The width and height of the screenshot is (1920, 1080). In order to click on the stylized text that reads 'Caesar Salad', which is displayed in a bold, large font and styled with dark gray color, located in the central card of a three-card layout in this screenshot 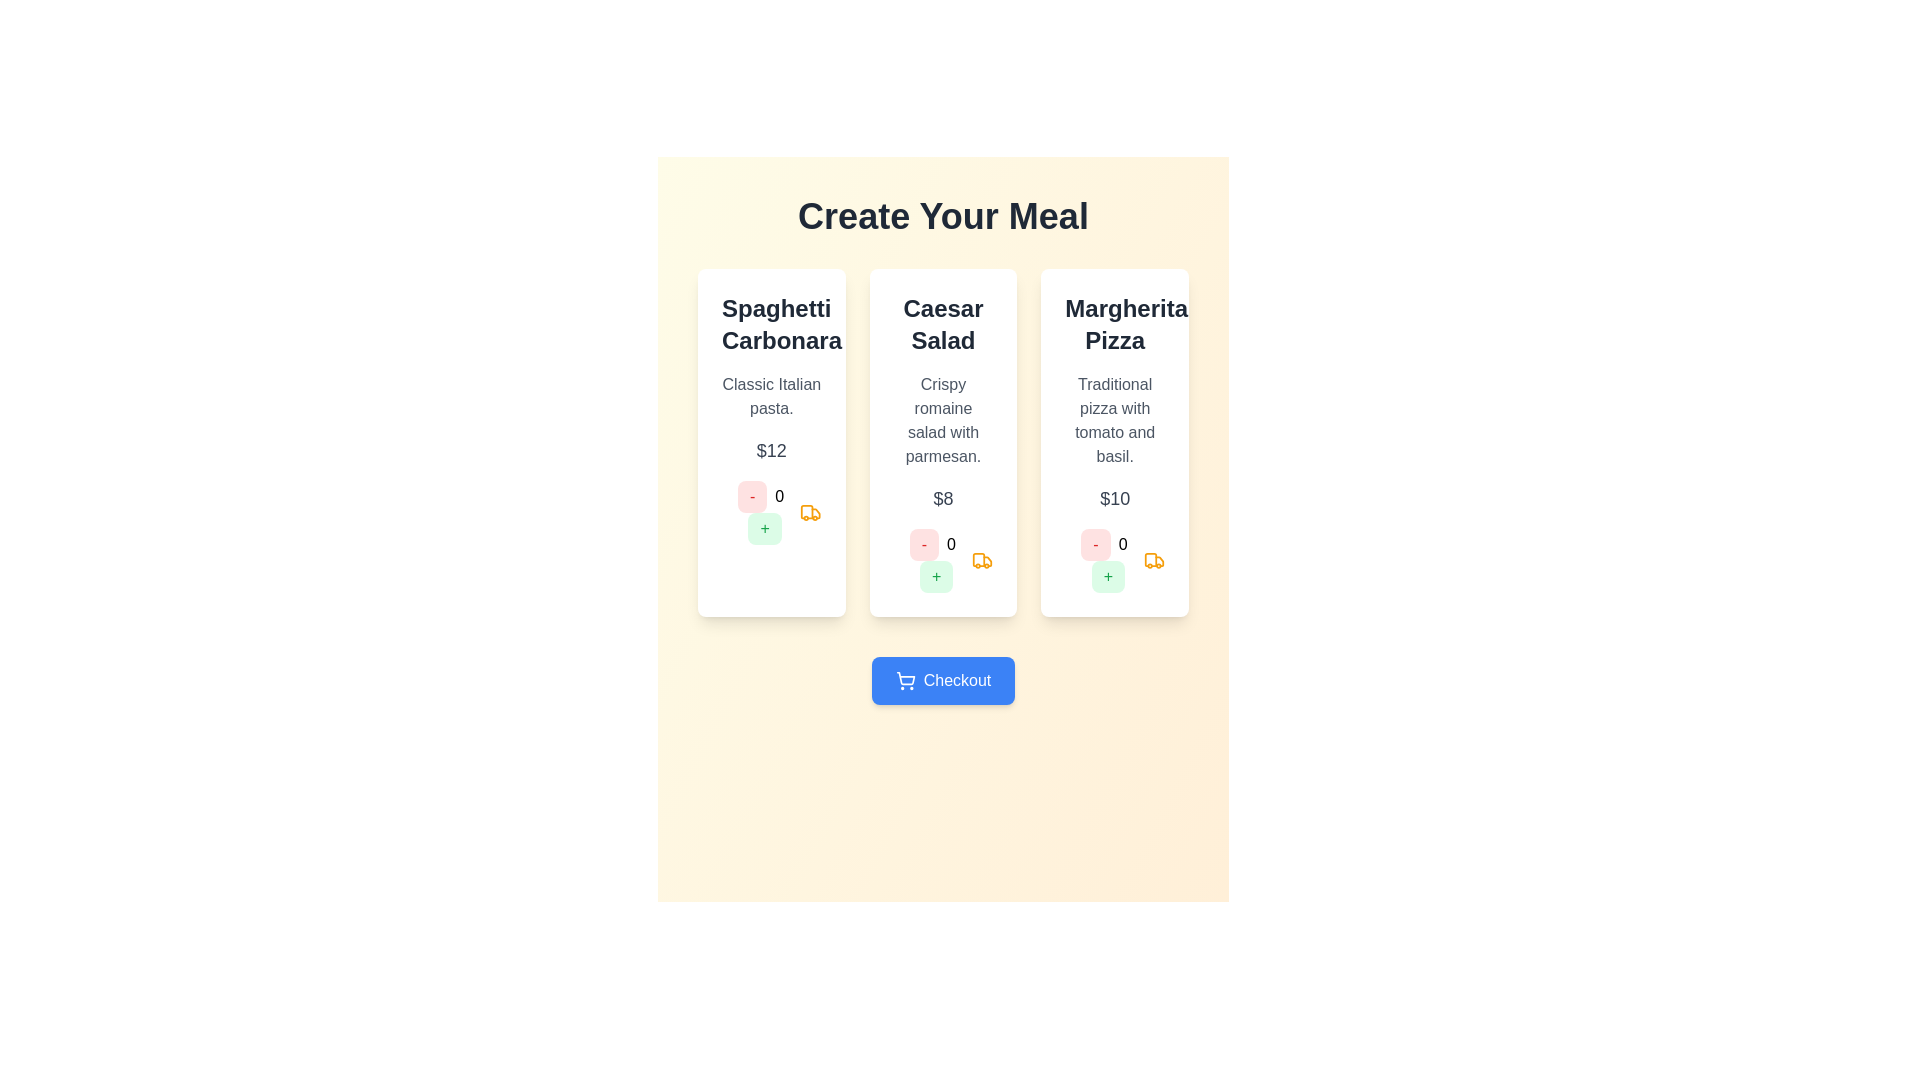, I will do `click(942, 323)`.